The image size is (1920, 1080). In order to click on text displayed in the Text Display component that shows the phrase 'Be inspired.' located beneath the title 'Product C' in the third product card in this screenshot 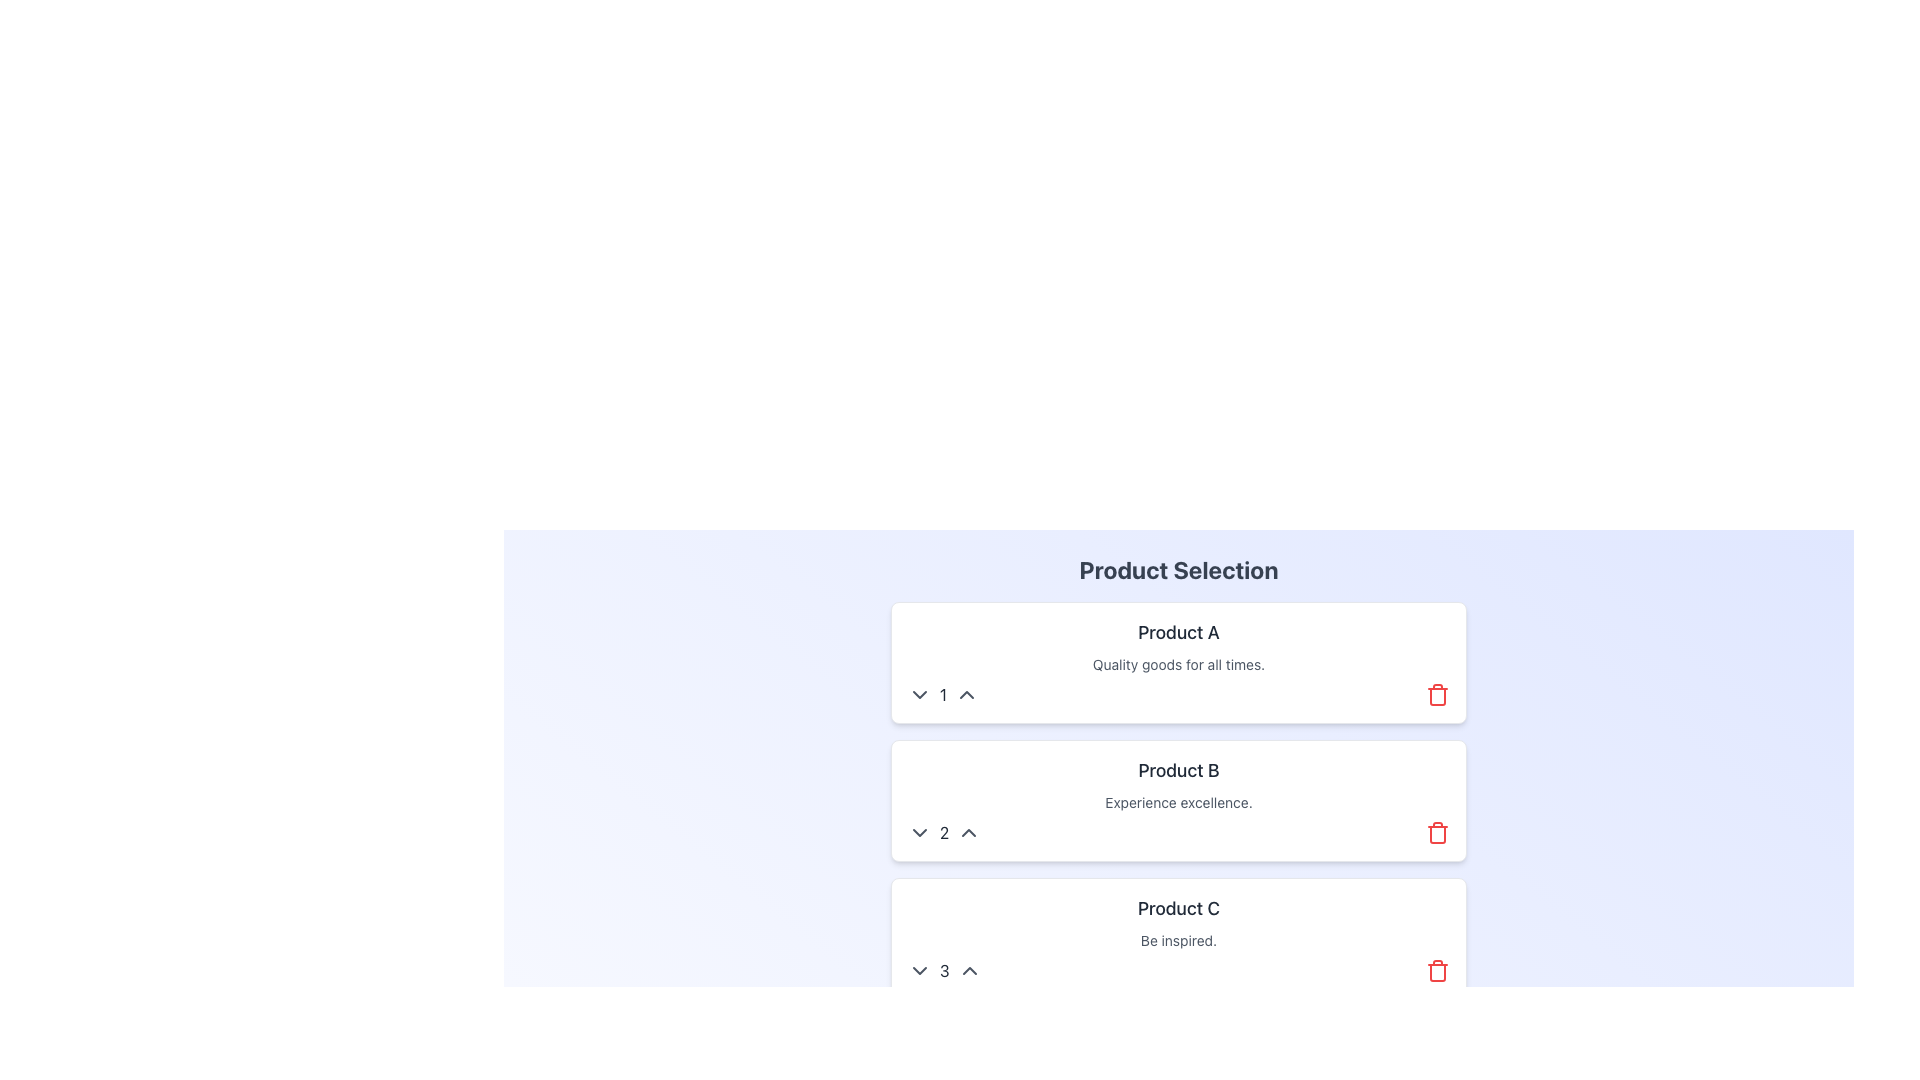, I will do `click(1179, 941)`.